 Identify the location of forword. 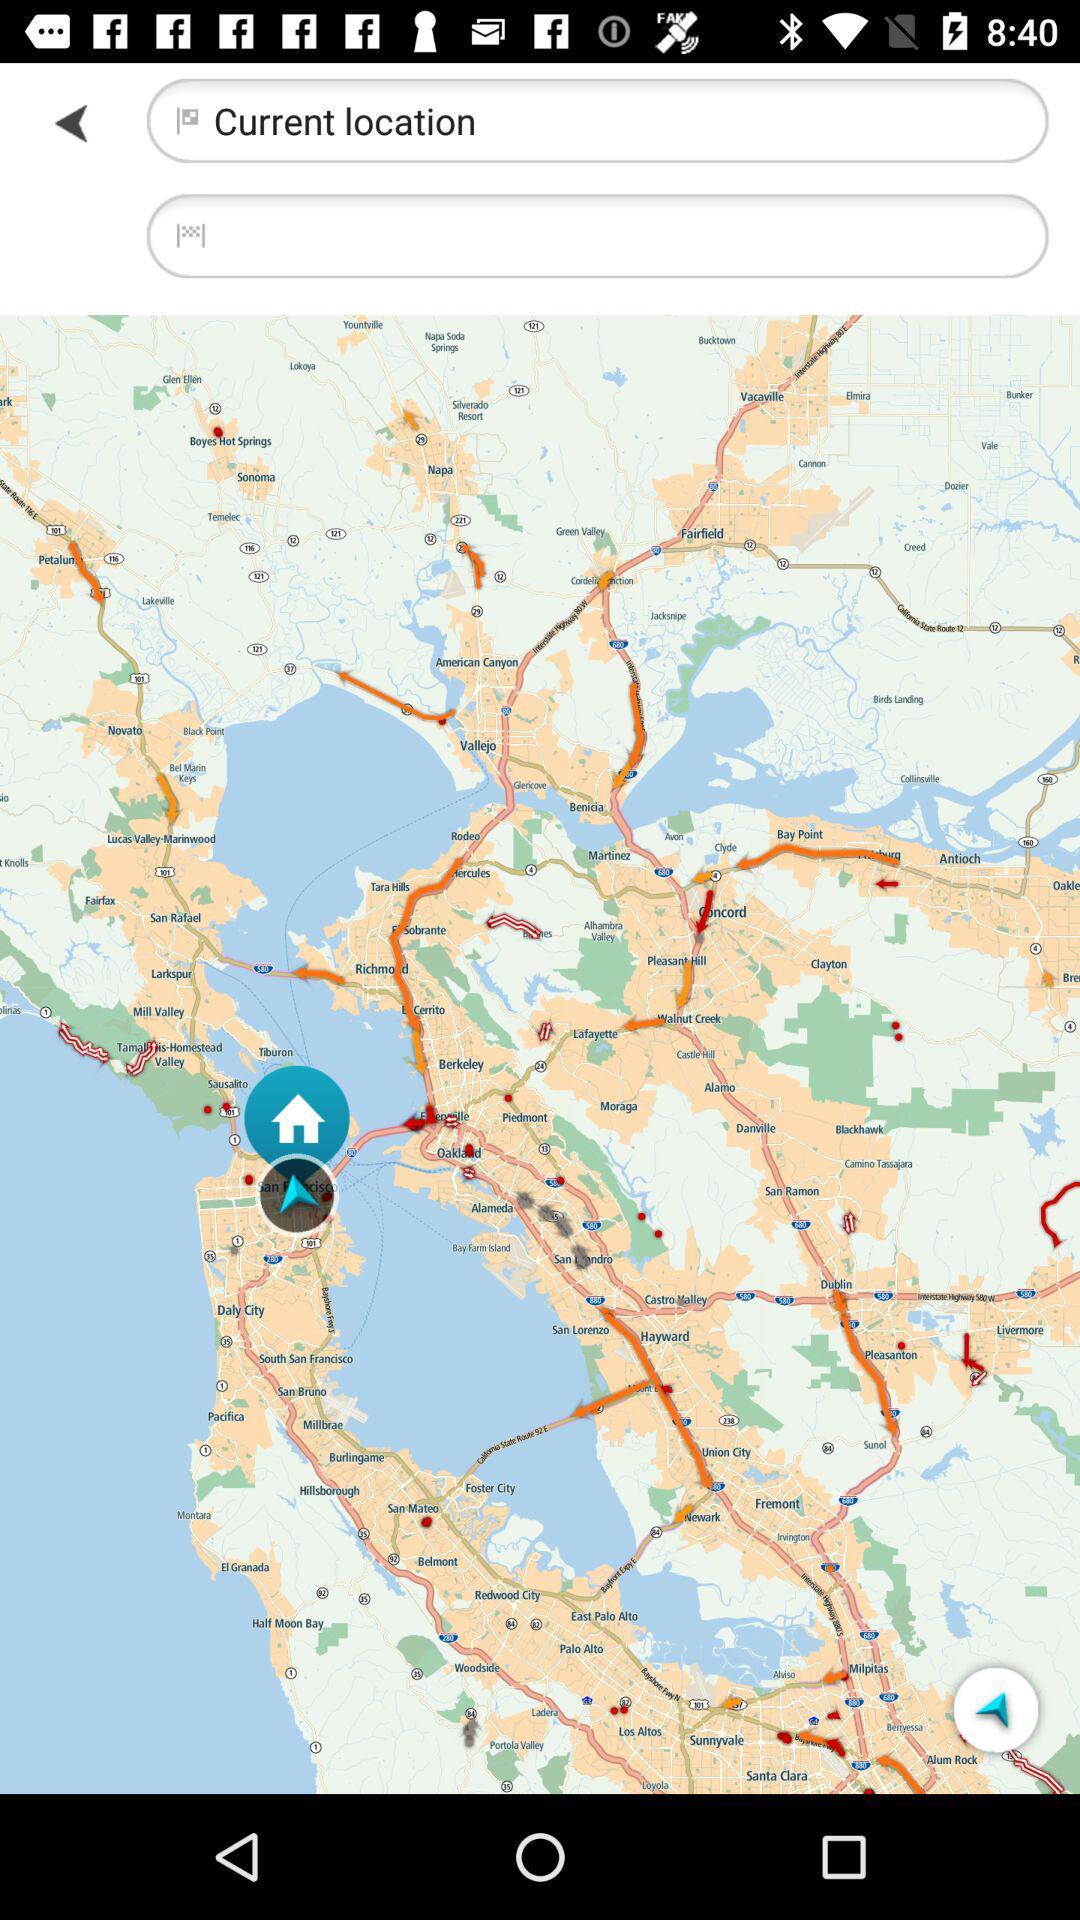
(72, 121).